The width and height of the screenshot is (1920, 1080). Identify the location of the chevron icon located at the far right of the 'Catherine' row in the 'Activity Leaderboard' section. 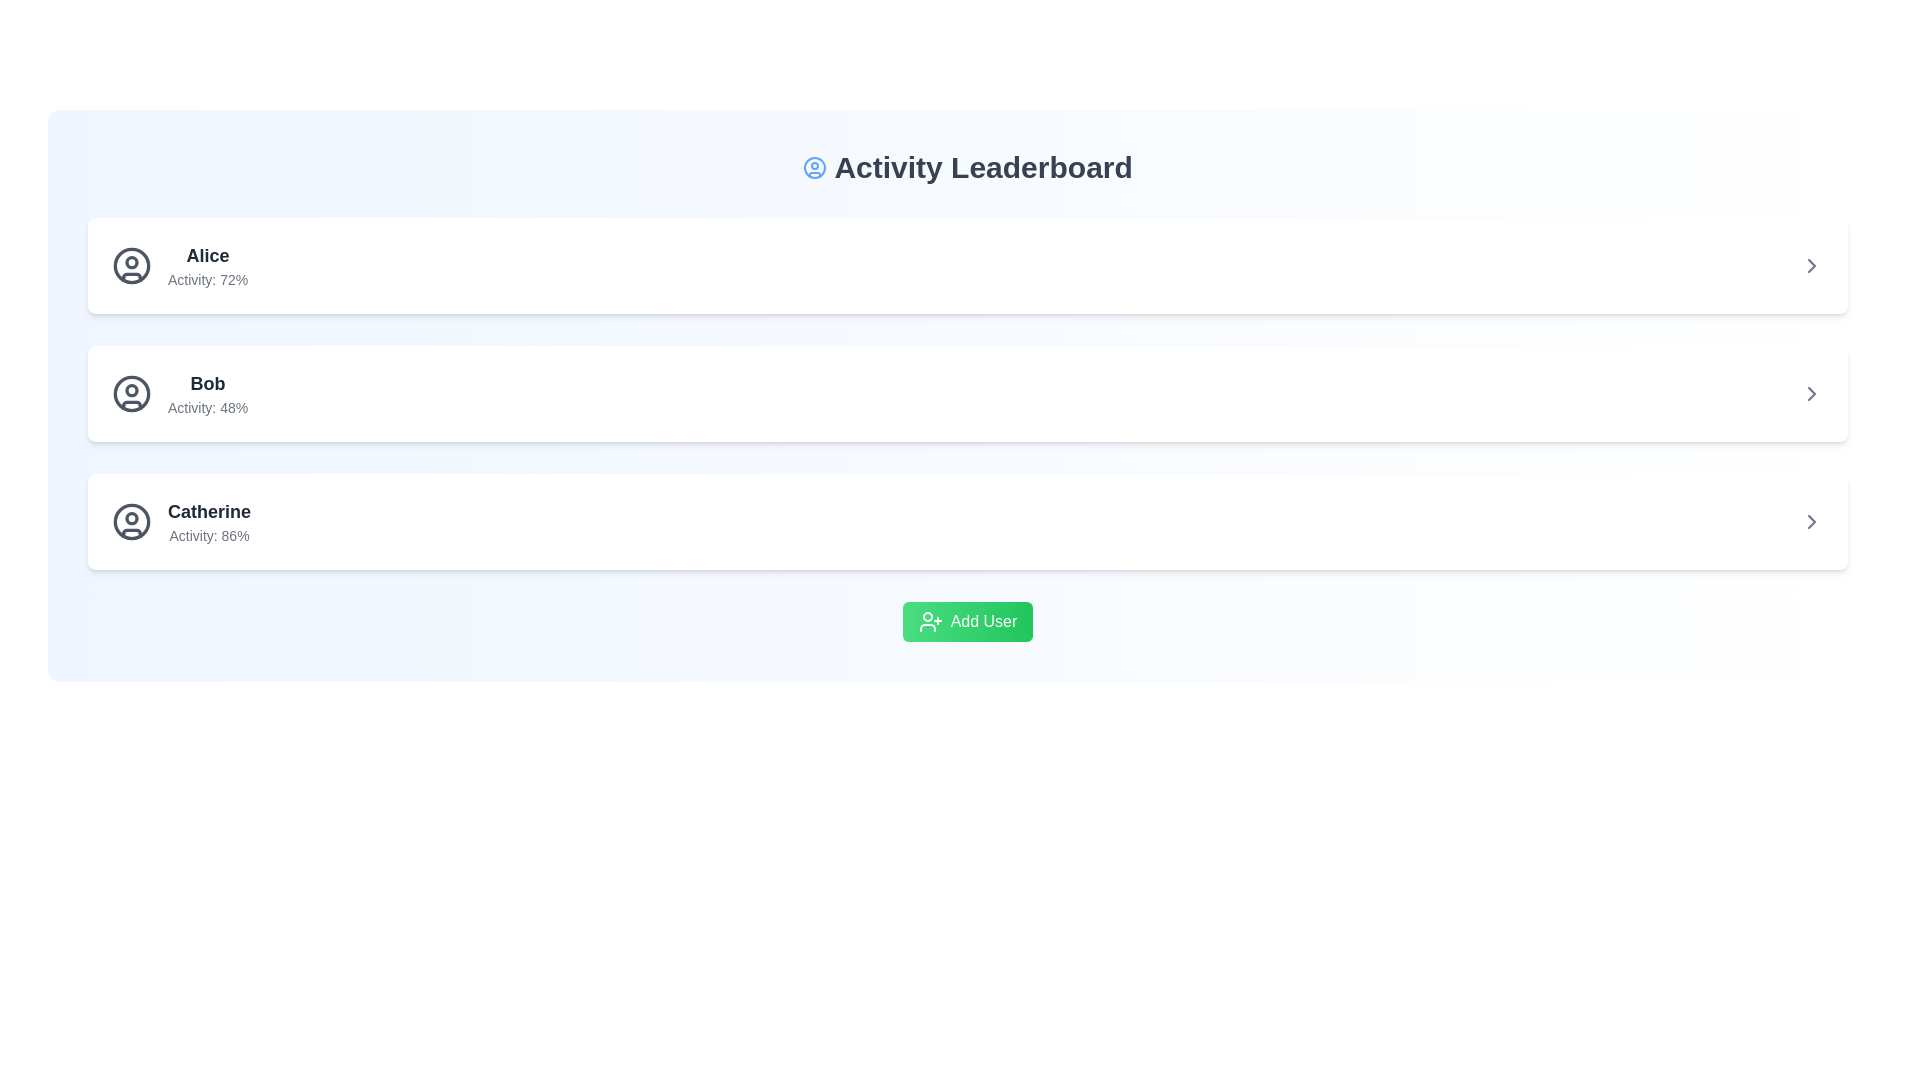
(1811, 520).